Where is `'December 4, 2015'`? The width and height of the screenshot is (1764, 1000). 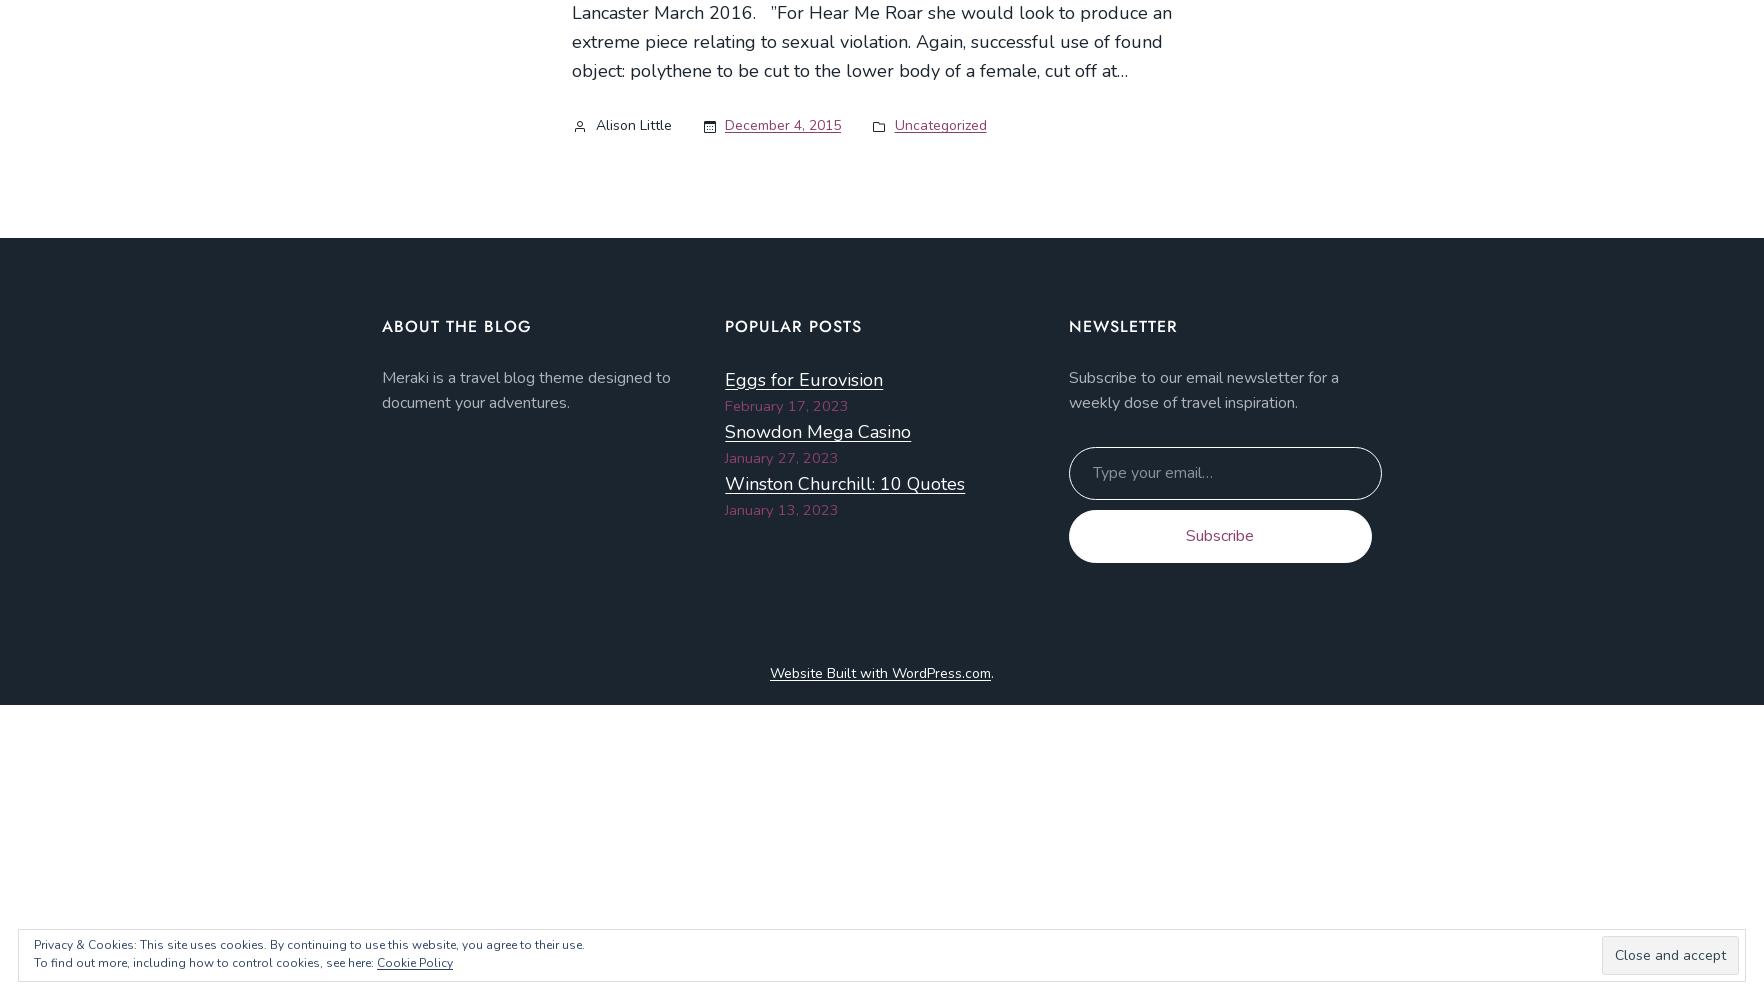
'December 4, 2015' is located at coordinates (783, 125).